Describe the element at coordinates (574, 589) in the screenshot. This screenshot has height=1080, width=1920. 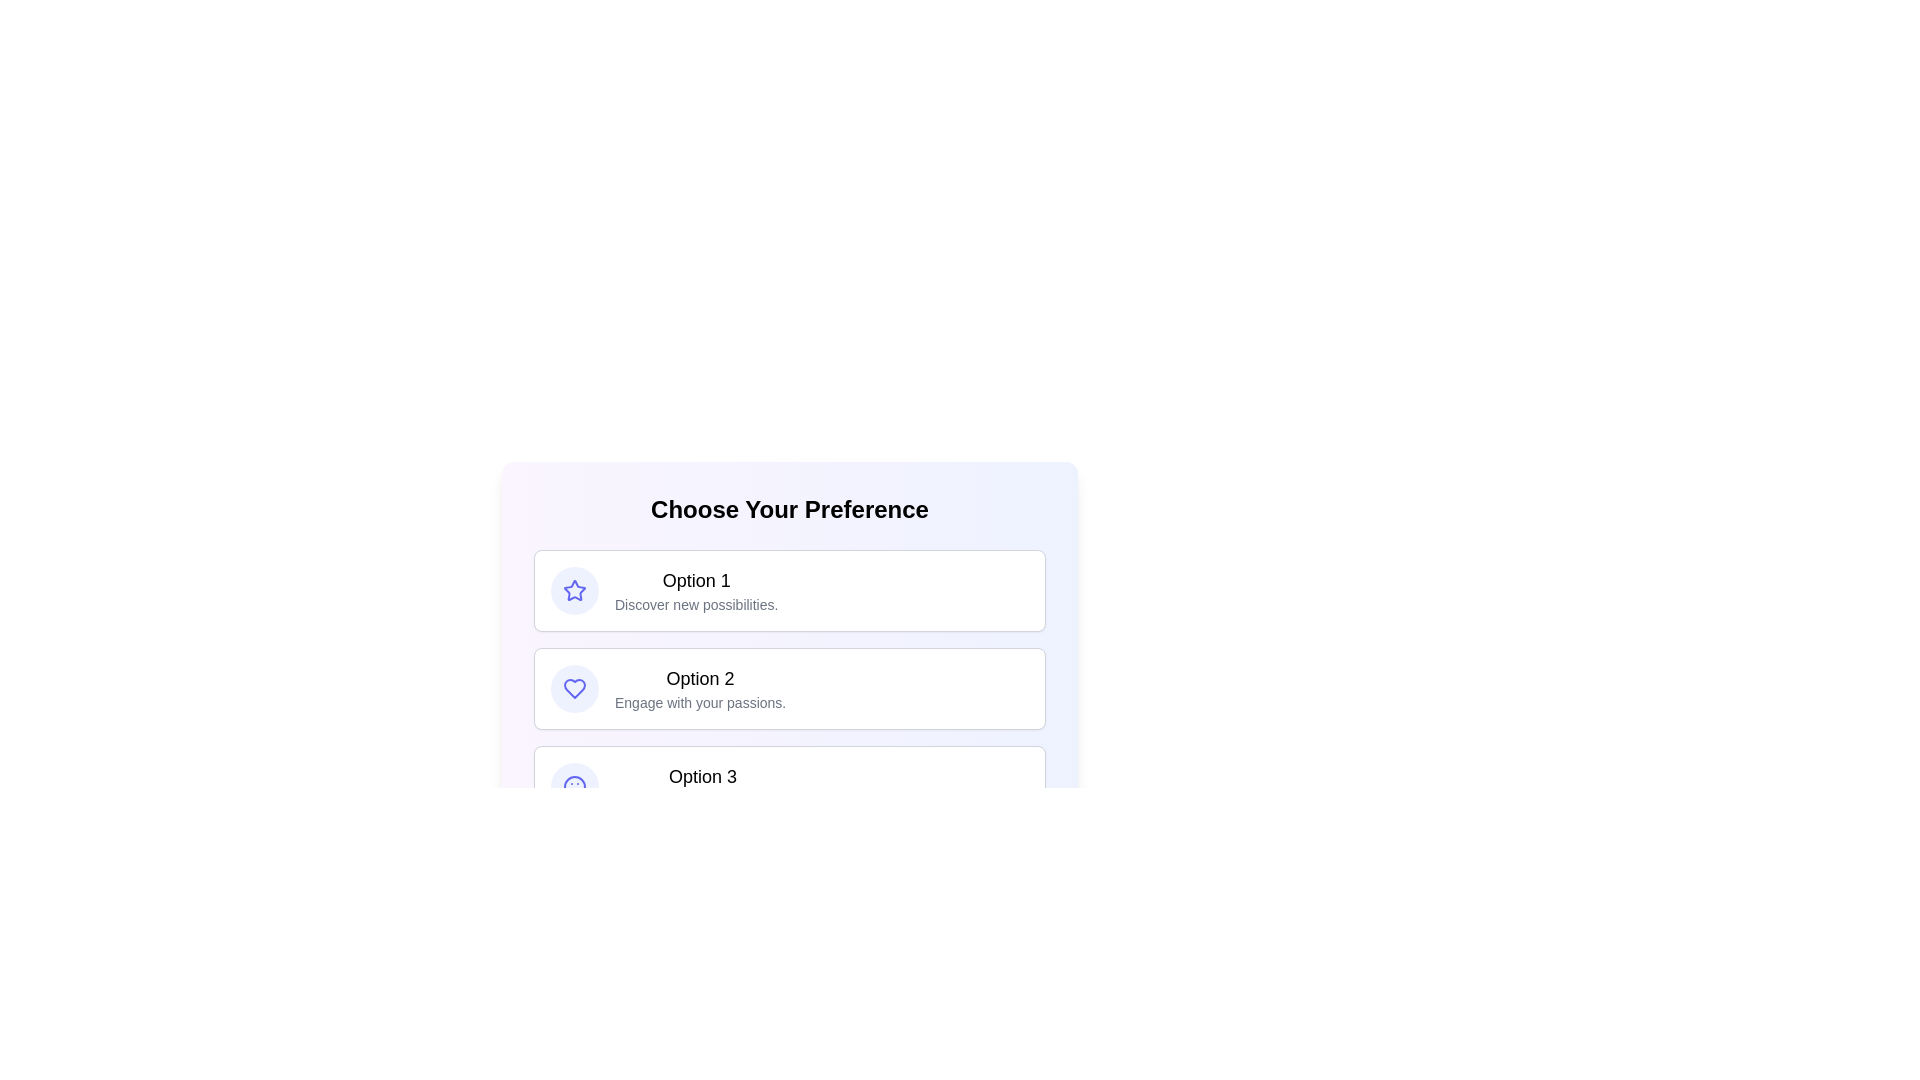
I see `the indigo star-shaped SVG icon located to the left of 'Option 1' and above the text 'Discover new possibilities'` at that location.